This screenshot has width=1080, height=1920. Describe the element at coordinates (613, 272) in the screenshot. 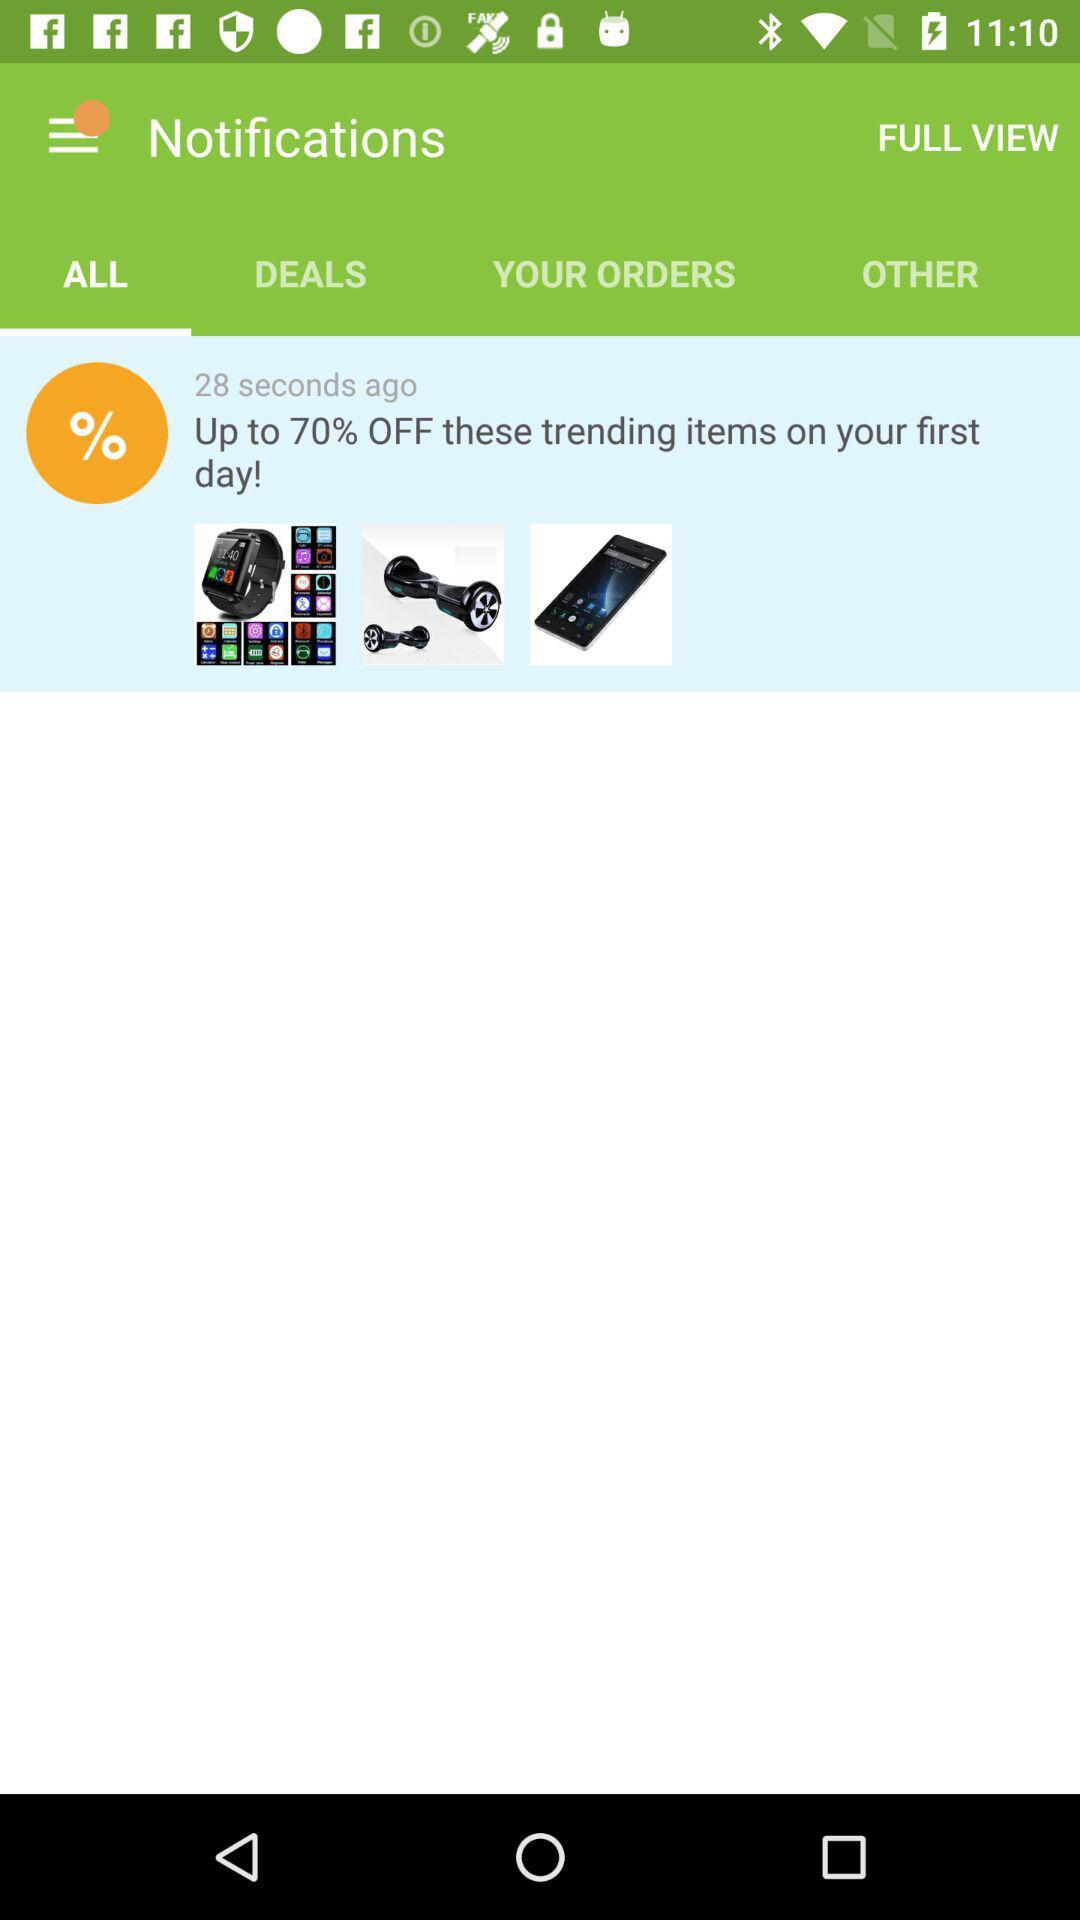

I see `your orders app` at that location.